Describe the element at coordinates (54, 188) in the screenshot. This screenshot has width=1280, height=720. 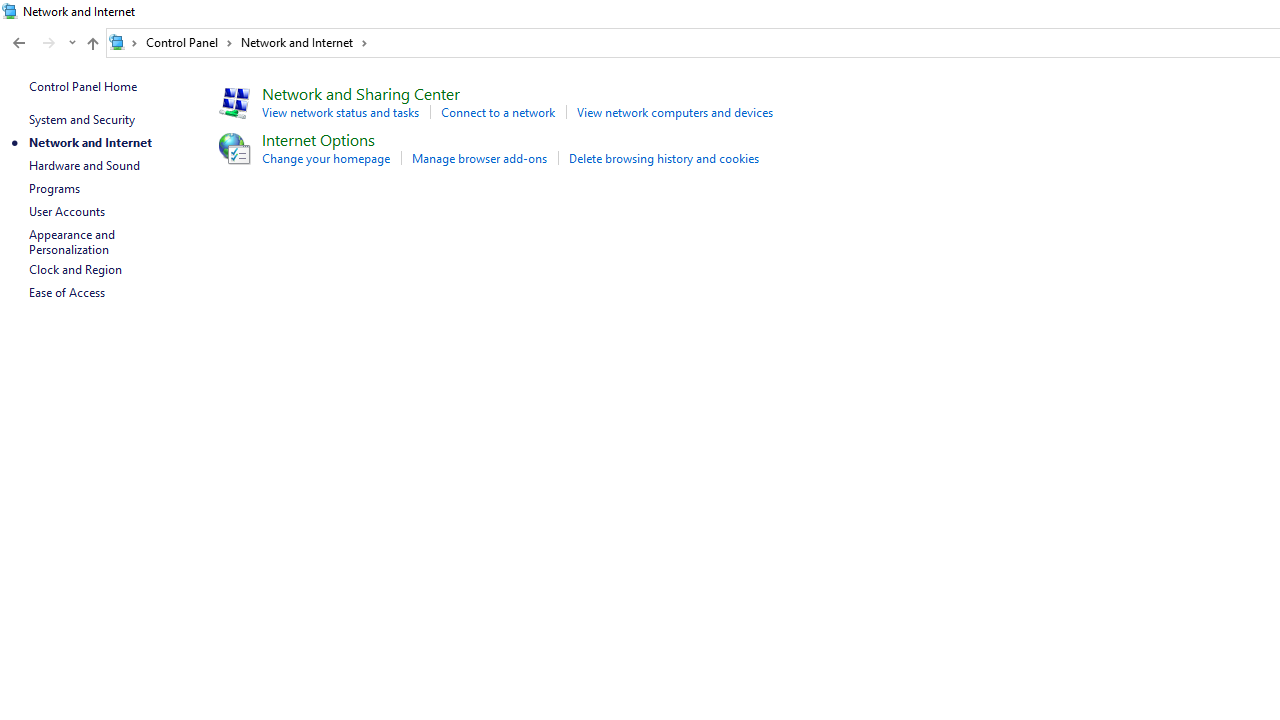
I see `'Programs'` at that location.